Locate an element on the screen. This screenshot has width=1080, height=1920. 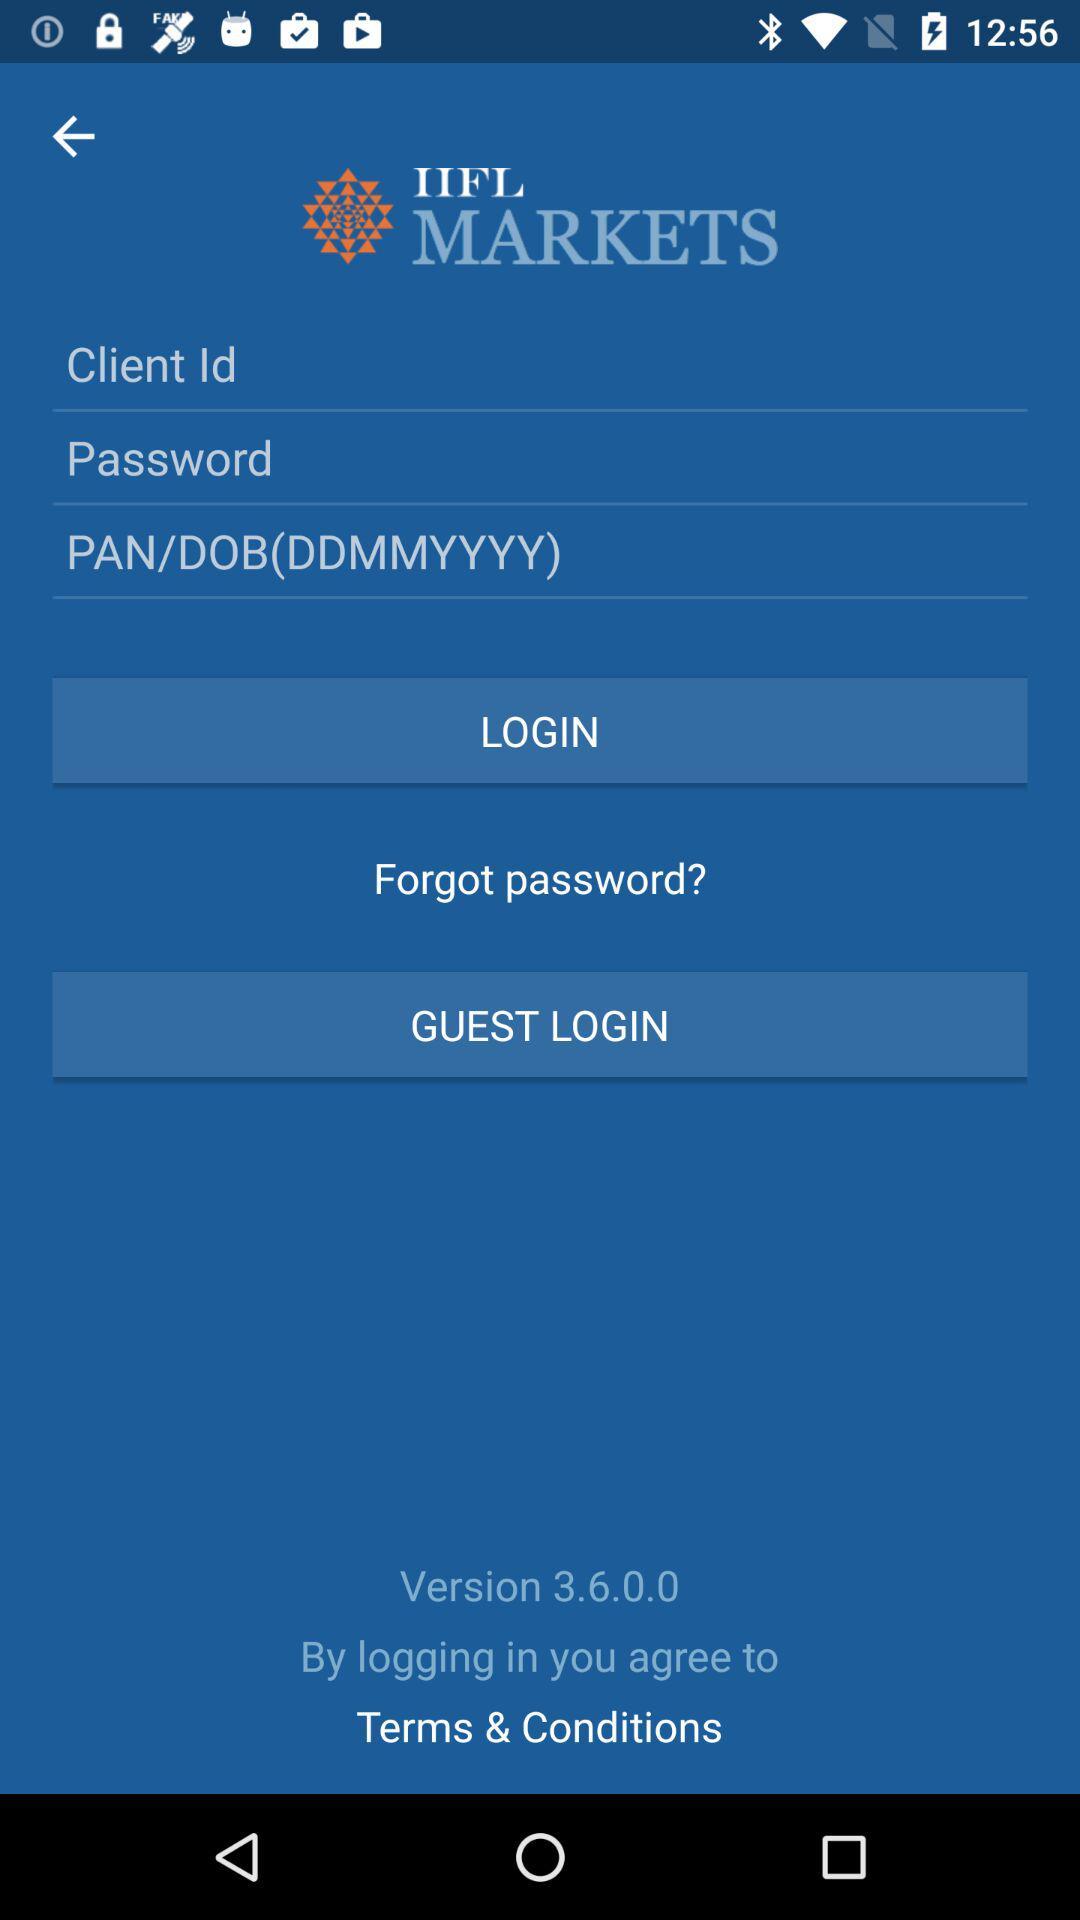
your client id is located at coordinates (540, 363).